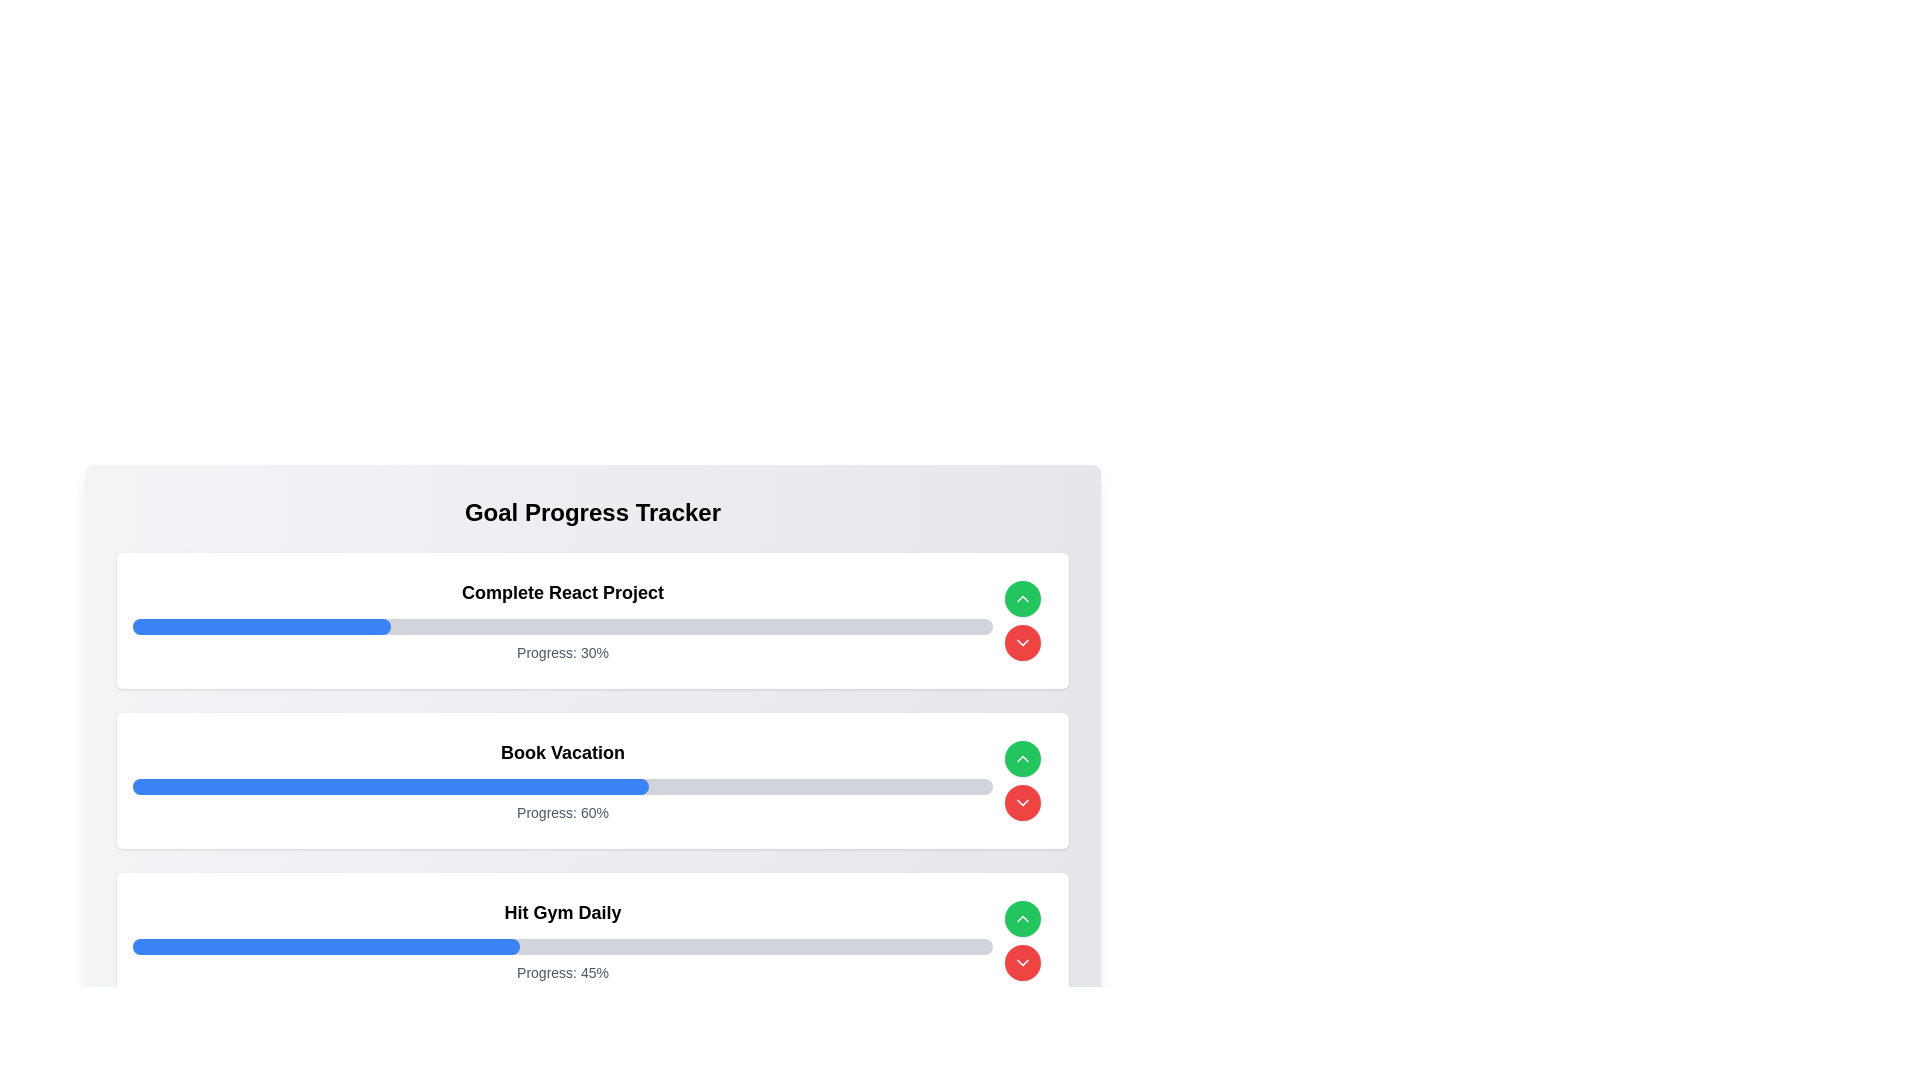  Describe the element at coordinates (561, 913) in the screenshot. I see `the text label displaying 'Hit Gym Daily', which is part of a progress tracker interface` at that location.